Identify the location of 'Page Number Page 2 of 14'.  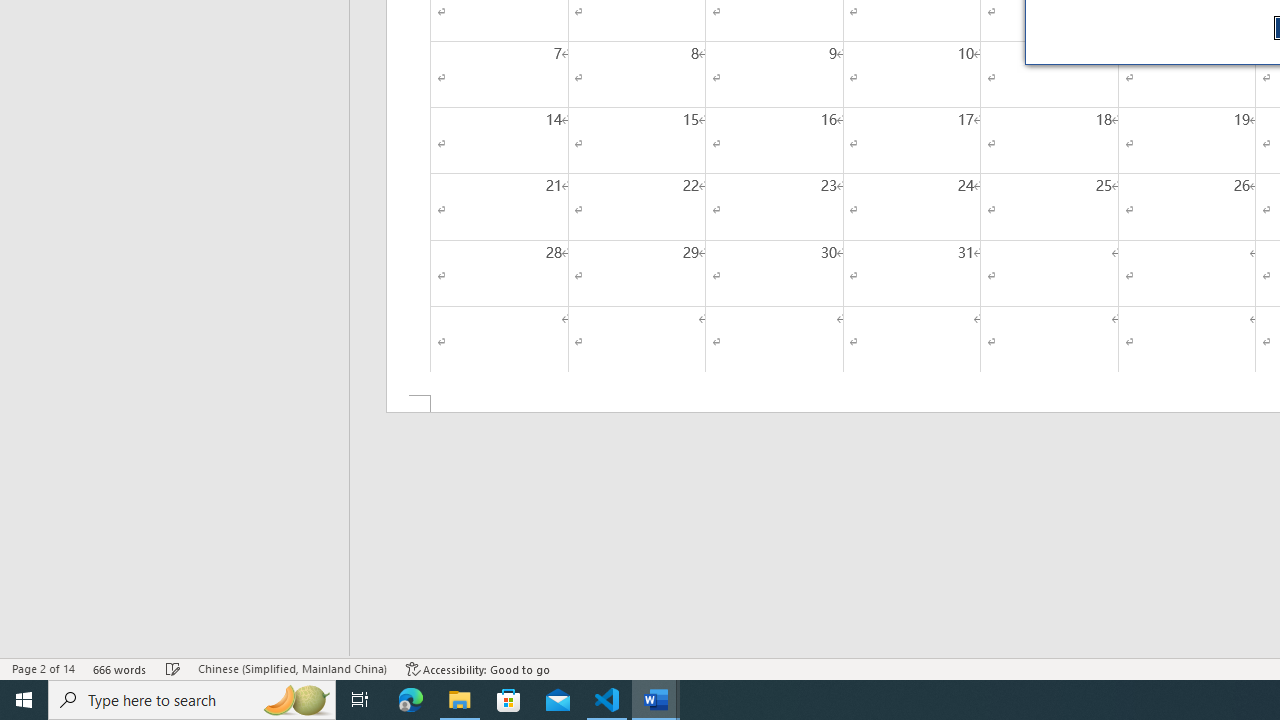
(43, 669).